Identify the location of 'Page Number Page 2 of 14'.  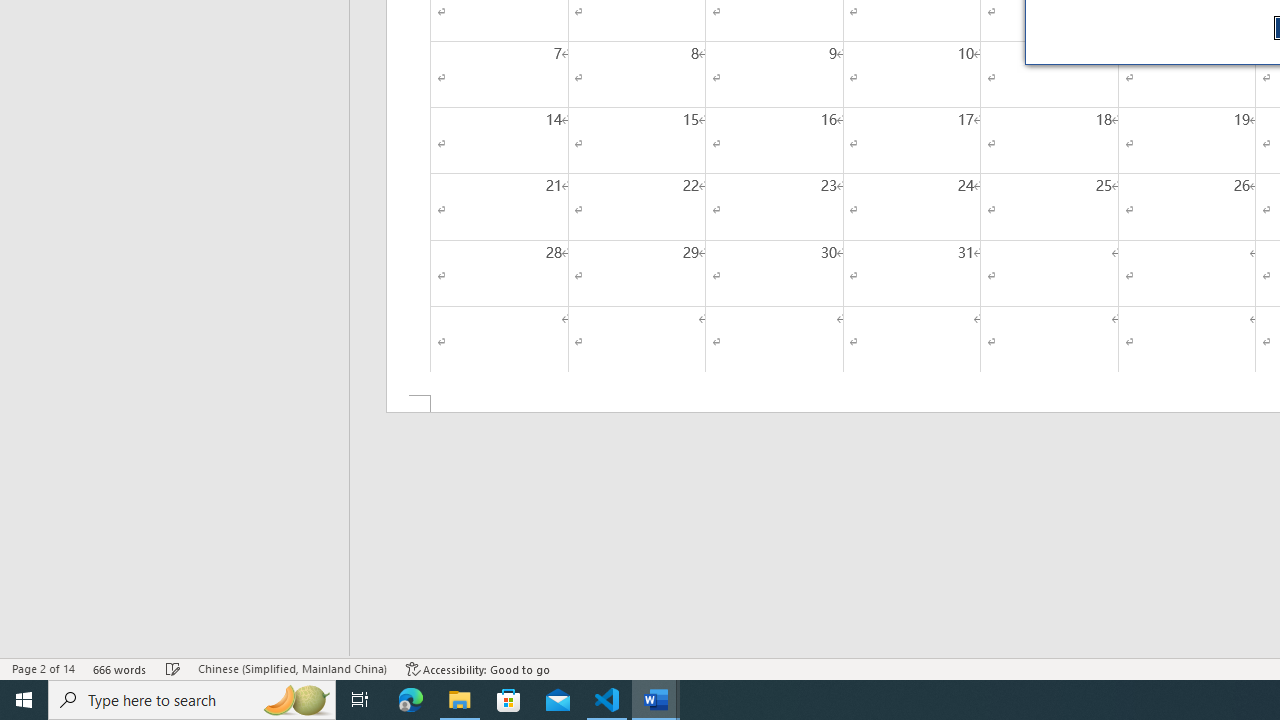
(43, 669).